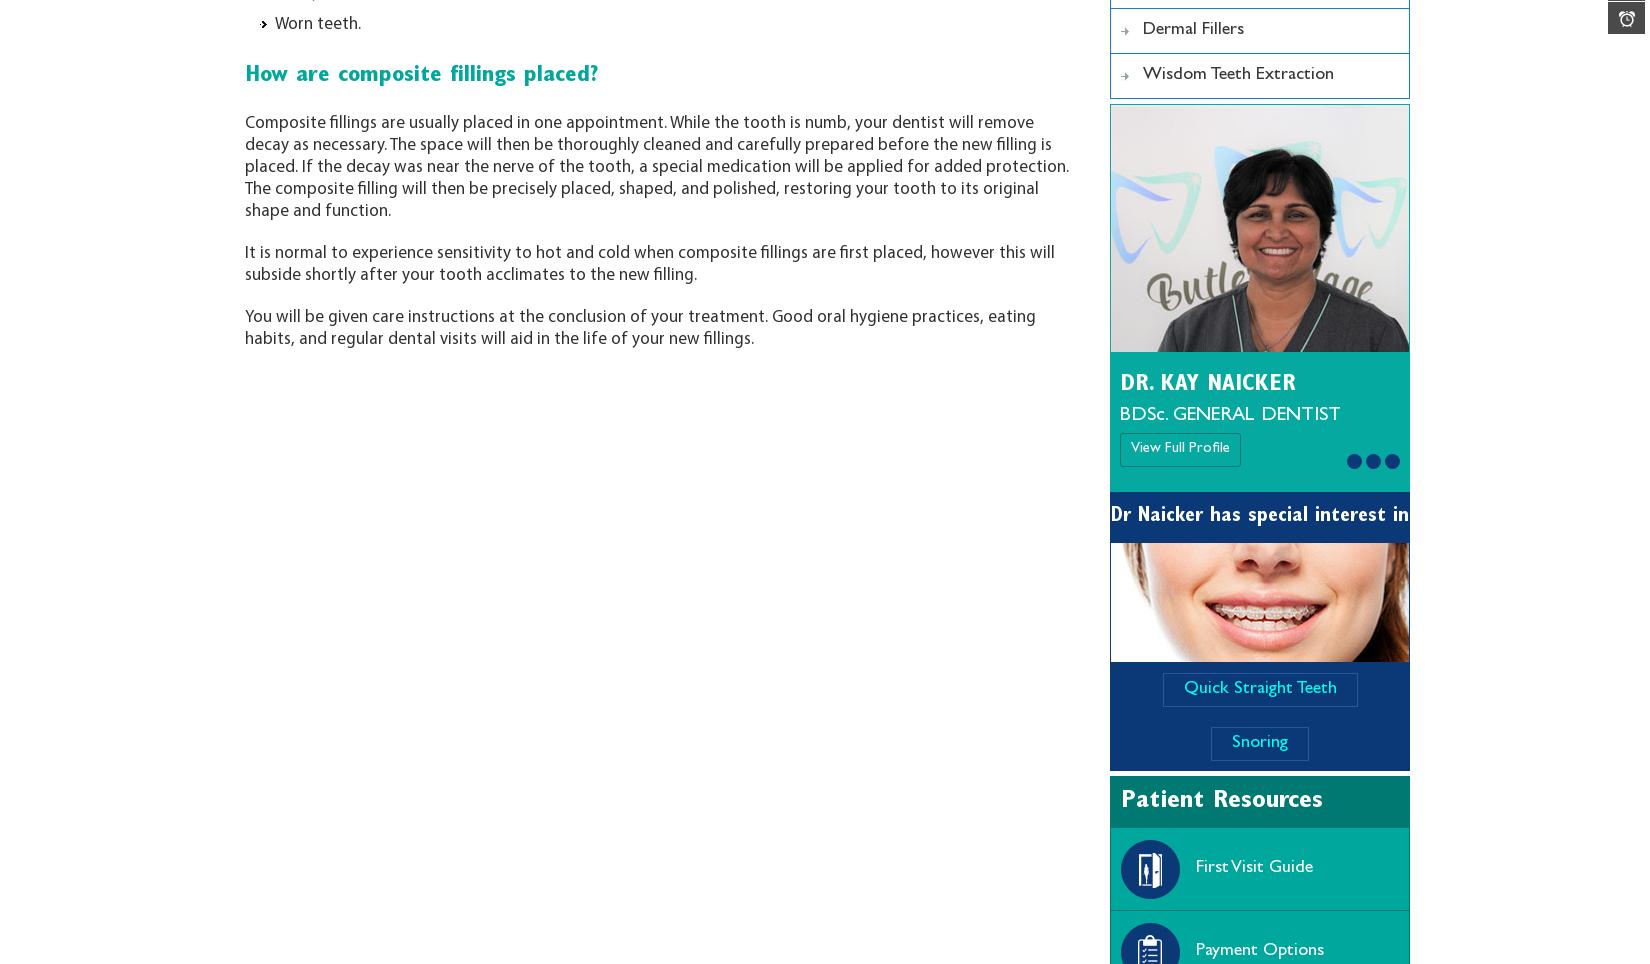 This screenshot has height=964, width=1650. Describe the element at coordinates (656, 166) in the screenshot. I see `'Composite fillings are usually placed in one appointment. While the tooth is numb, your dentist will remove decay as necessary. The space will then be thoroughly cleaned and carefully prepared before the new filling is placed. If the decay was near the nerve of the tooth, a special medication will be applied for added protection. The composite filling will then be precisely placed, shaped, and polished, restoring your tooth to its original shape and function.'` at that location.